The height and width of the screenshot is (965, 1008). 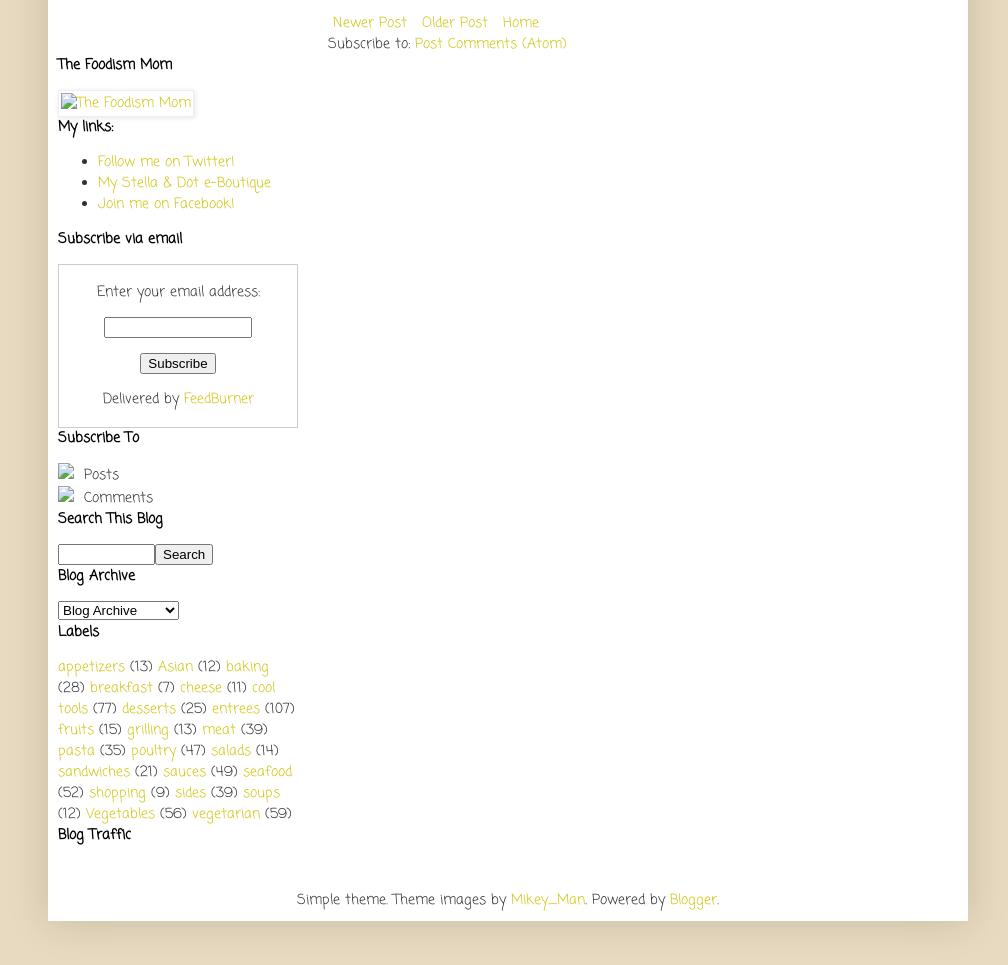 I want to click on 'pasta', so click(x=76, y=749).